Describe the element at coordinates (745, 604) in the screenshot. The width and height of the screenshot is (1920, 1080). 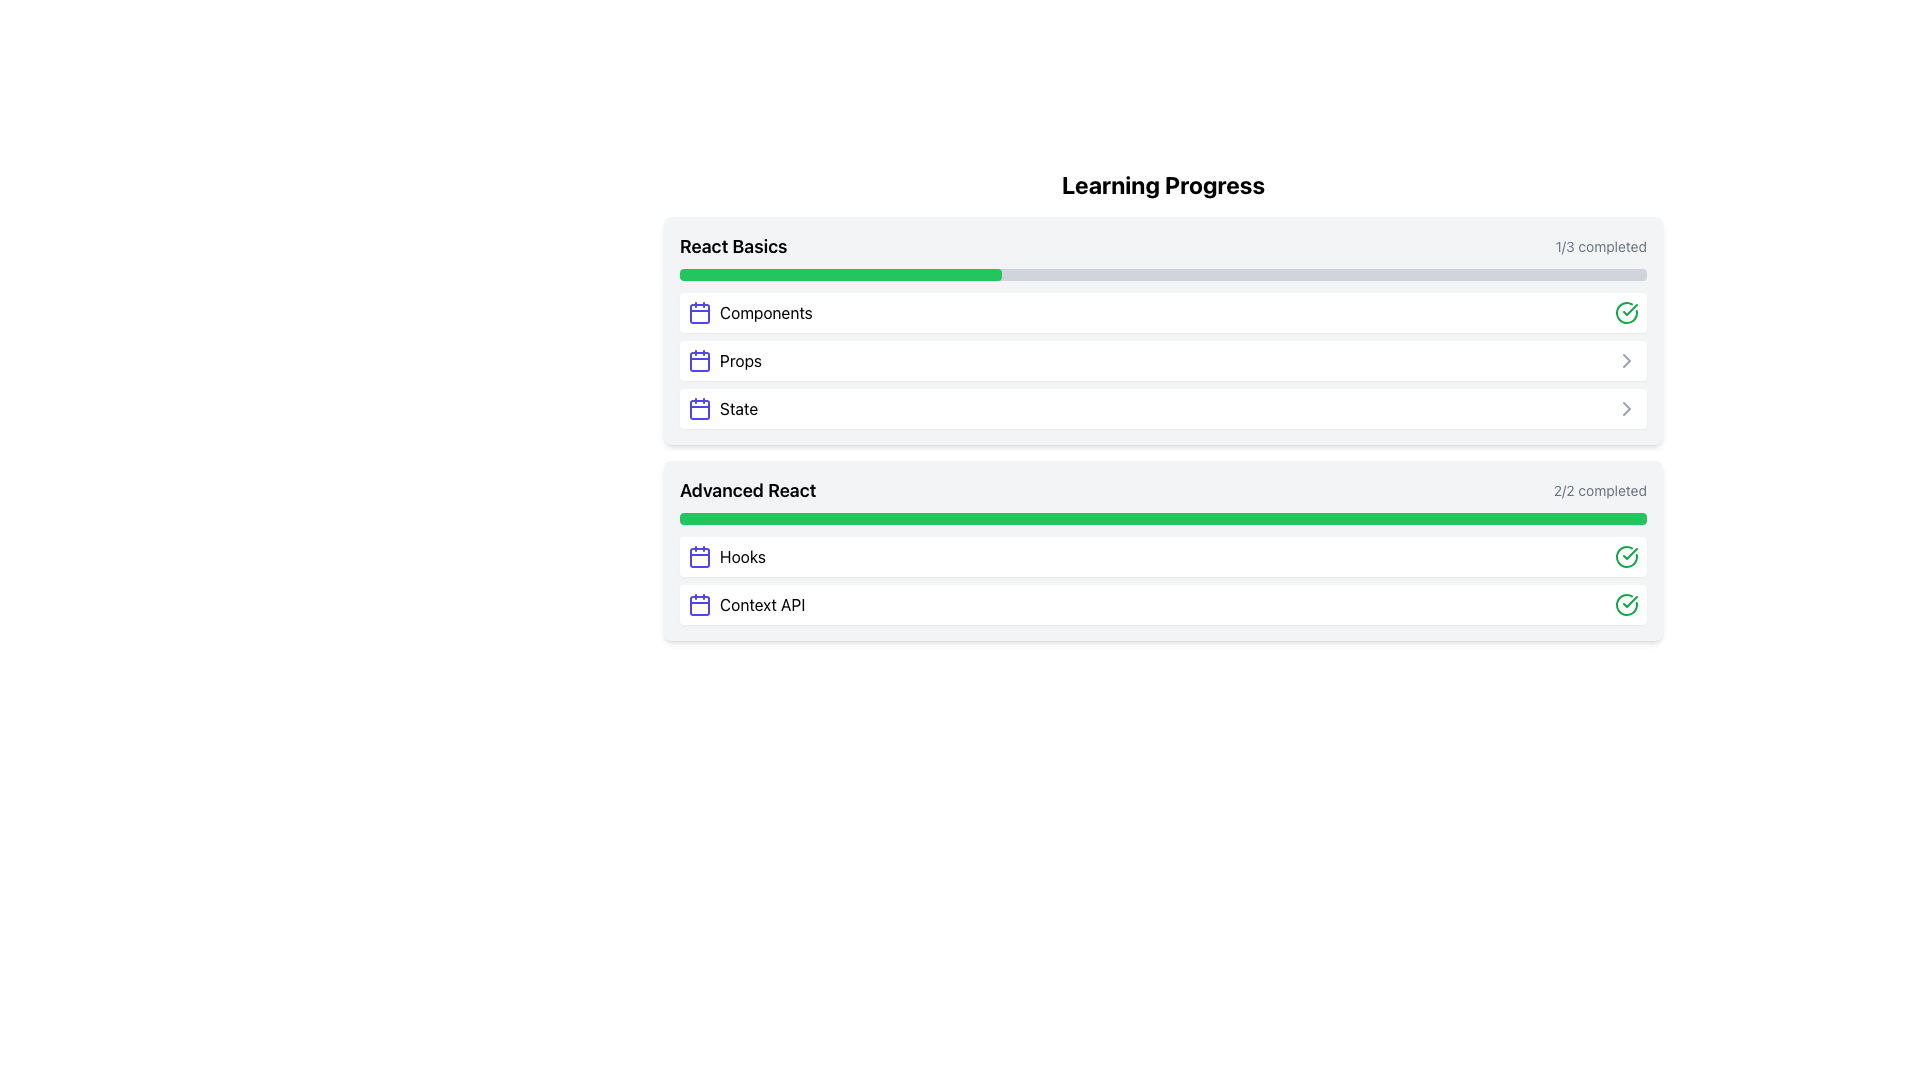
I see `associated information from the label containing the calendar icon and the text 'Context API', which is the second item in the 'Advanced React' section of the learning module interface` at that location.